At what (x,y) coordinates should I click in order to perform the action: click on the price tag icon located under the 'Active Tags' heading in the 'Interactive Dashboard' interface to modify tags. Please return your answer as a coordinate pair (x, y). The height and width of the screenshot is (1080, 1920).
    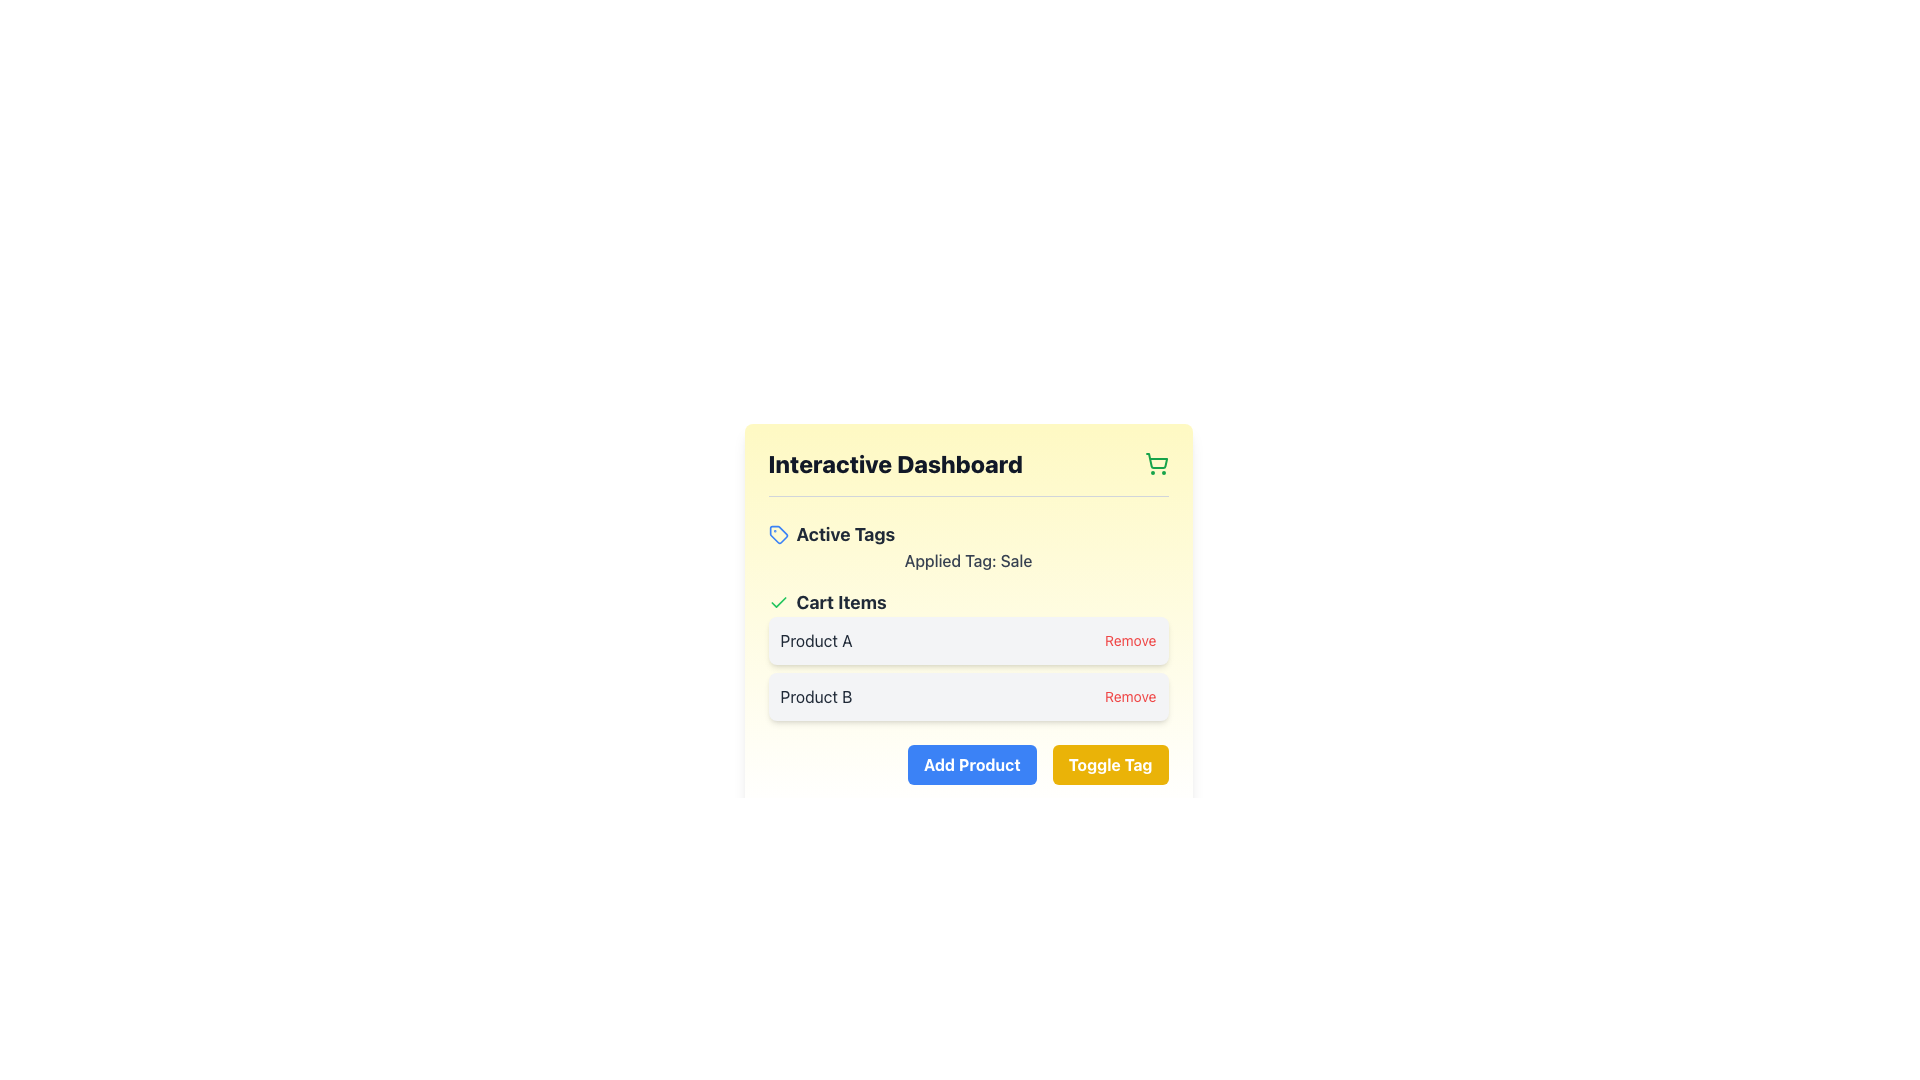
    Looking at the image, I should click on (776, 532).